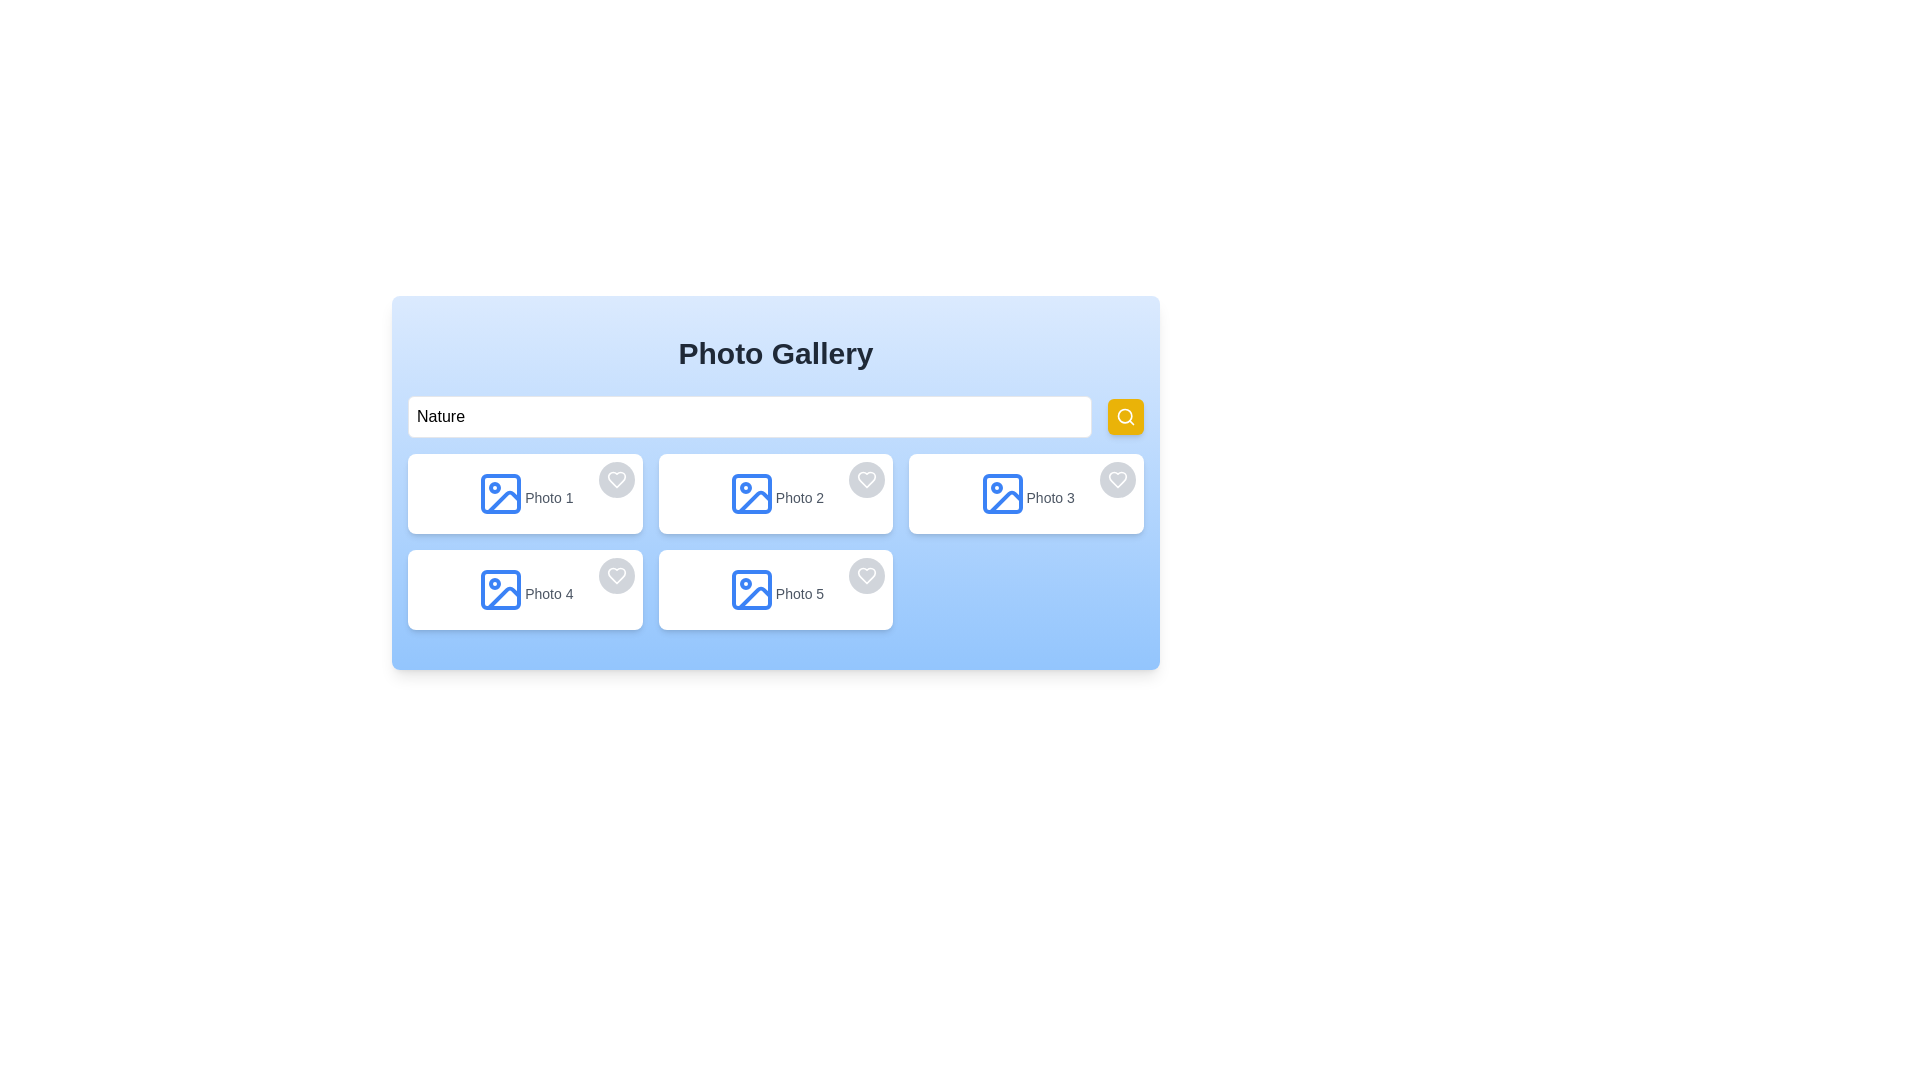  I want to click on the heart-shaped icon button with a white color on a gray background in the top-right corner of the second photo card, so click(867, 479).